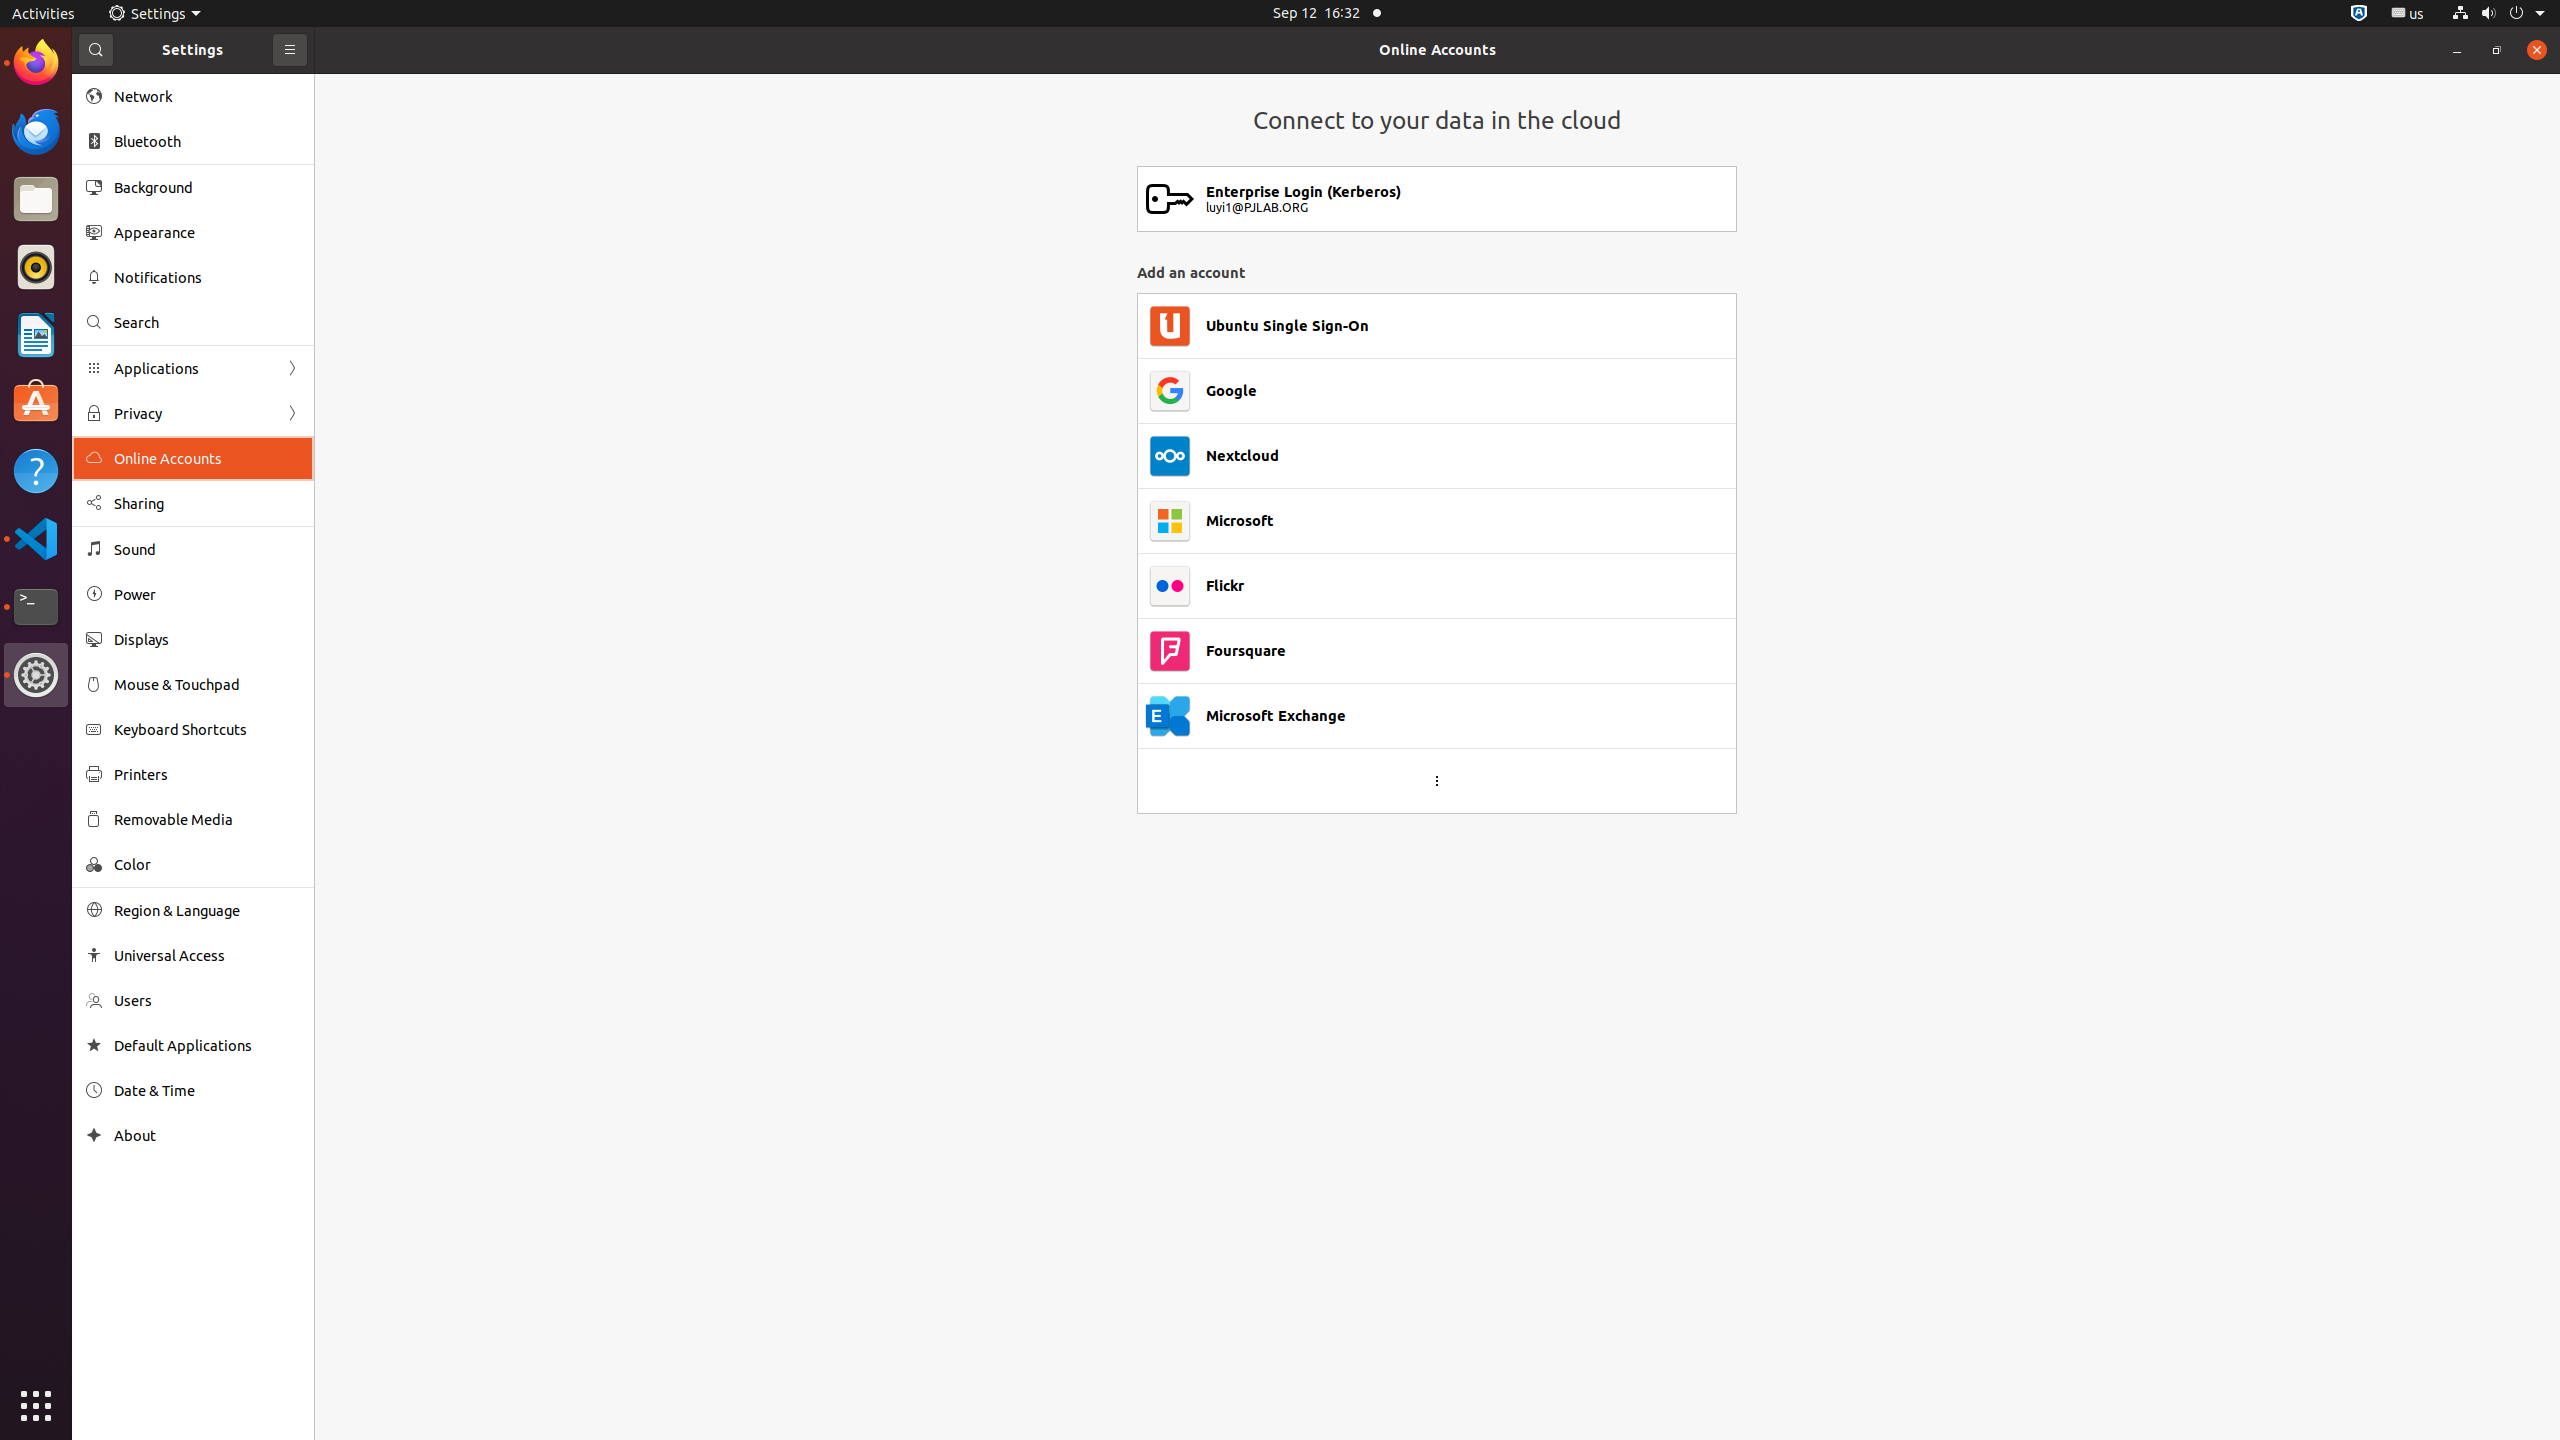 The image size is (2560, 1440). I want to click on 'Applications', so click(192, 367).